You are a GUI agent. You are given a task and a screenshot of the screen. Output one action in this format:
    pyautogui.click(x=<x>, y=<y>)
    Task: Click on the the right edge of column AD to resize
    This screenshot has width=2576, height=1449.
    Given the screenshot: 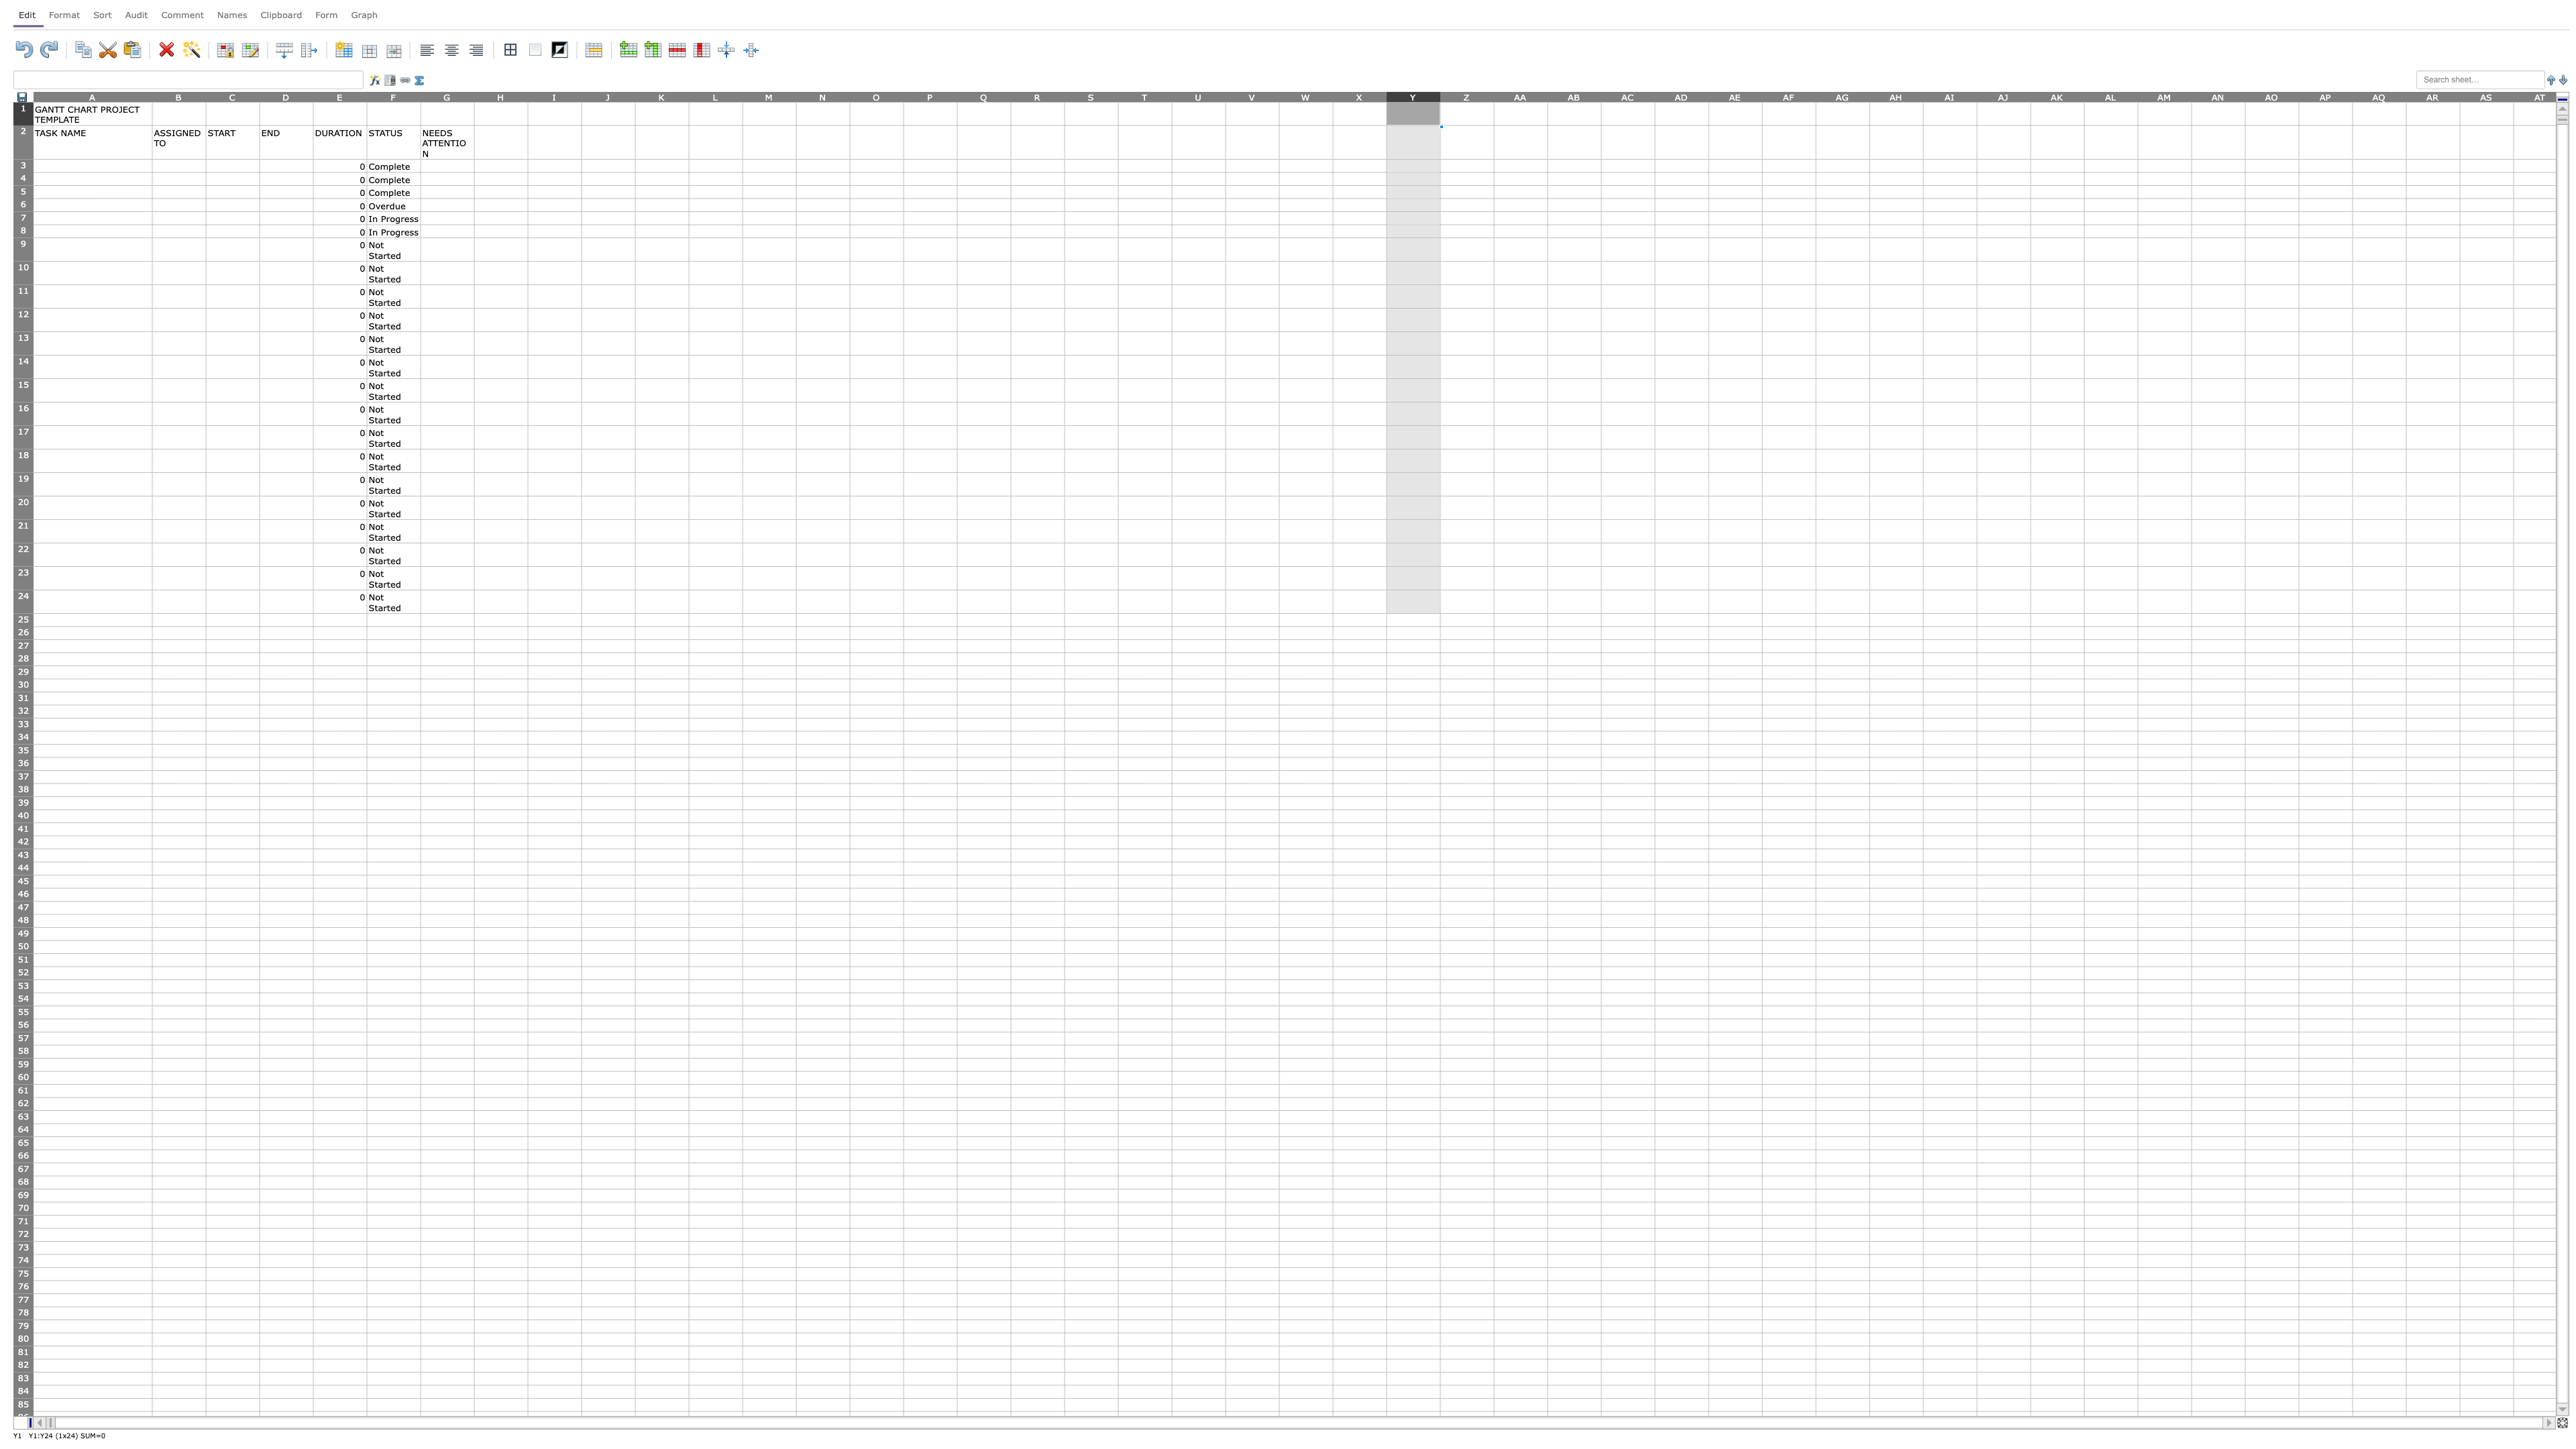 What is the action you would take?
    pyautogui.click(x=1708, y=95)
    